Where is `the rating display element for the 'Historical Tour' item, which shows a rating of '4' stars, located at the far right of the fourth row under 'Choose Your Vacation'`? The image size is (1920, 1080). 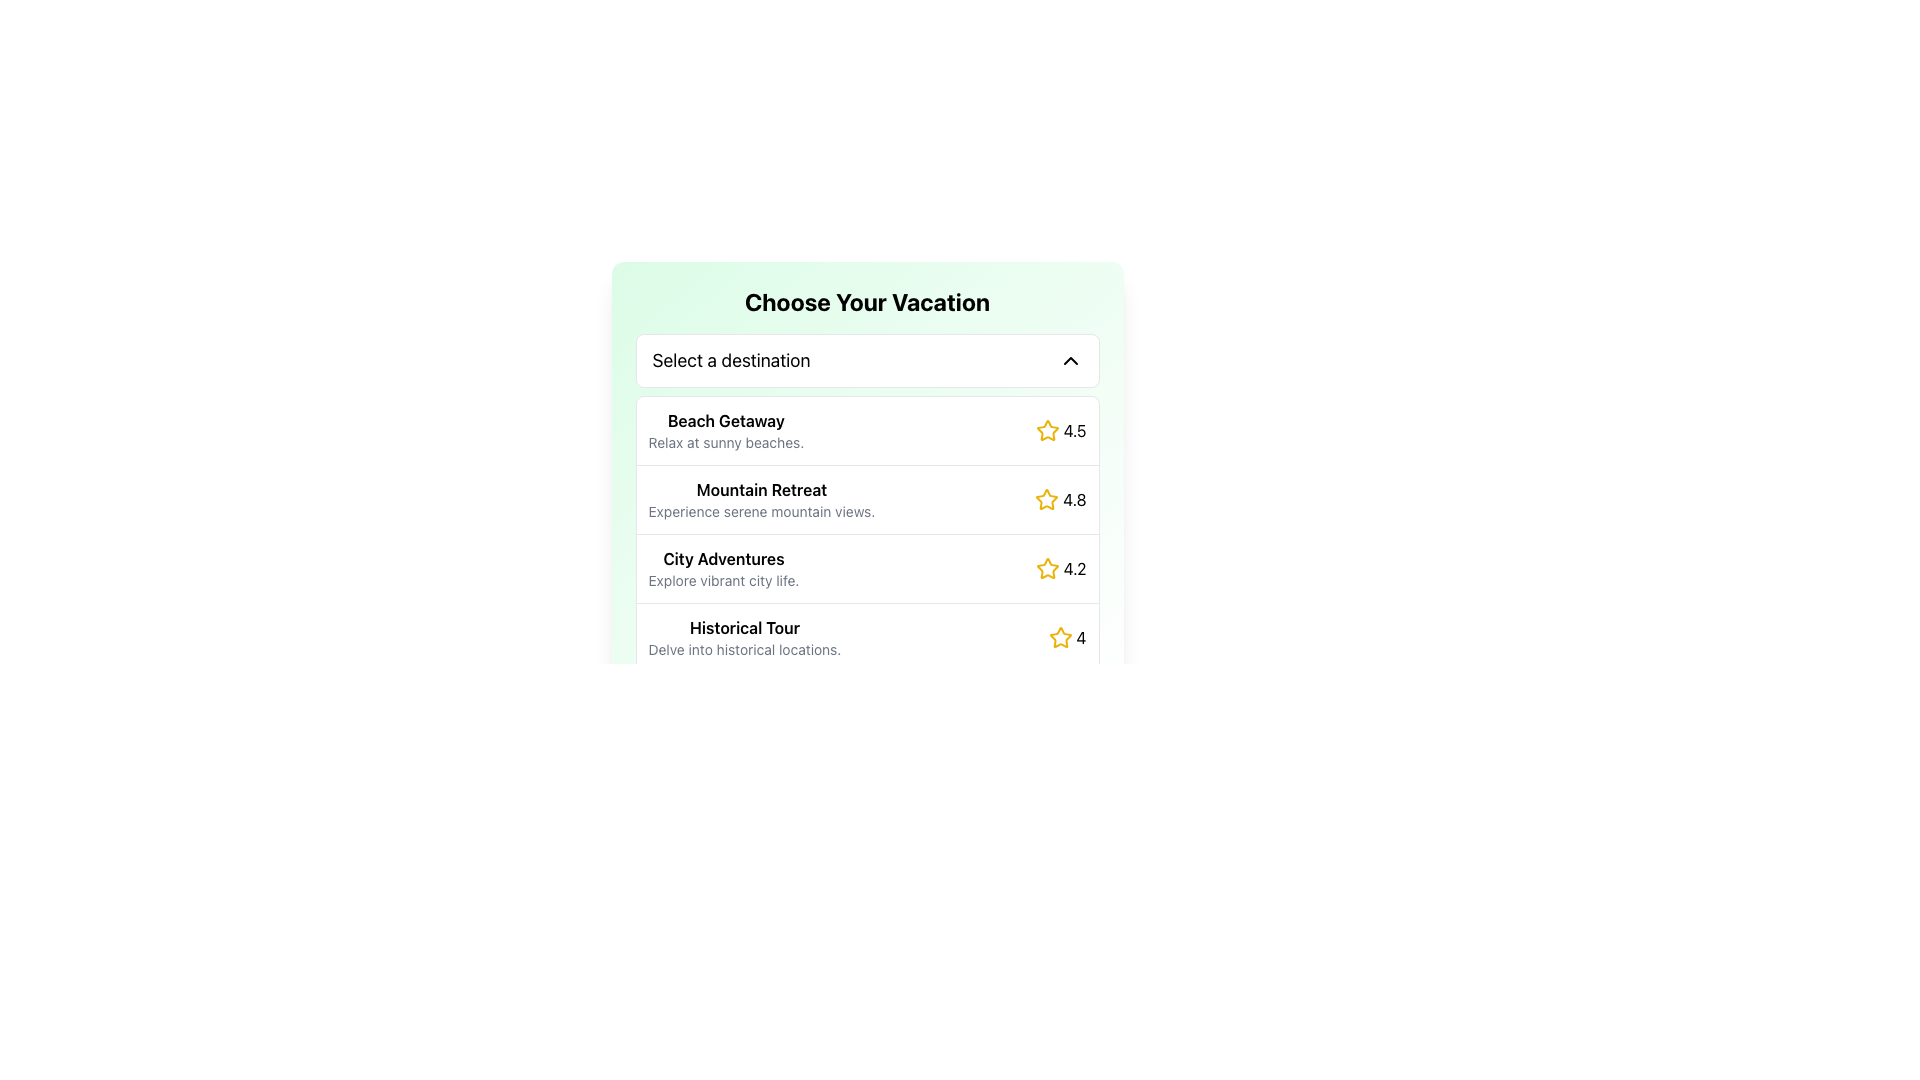 the rating display element for the 'Historical Tour' item, which shows a rating of '4' stars, located at the far right of the fourth row under 'Choose Your Vacation' is located at coordinates (1066, 637).